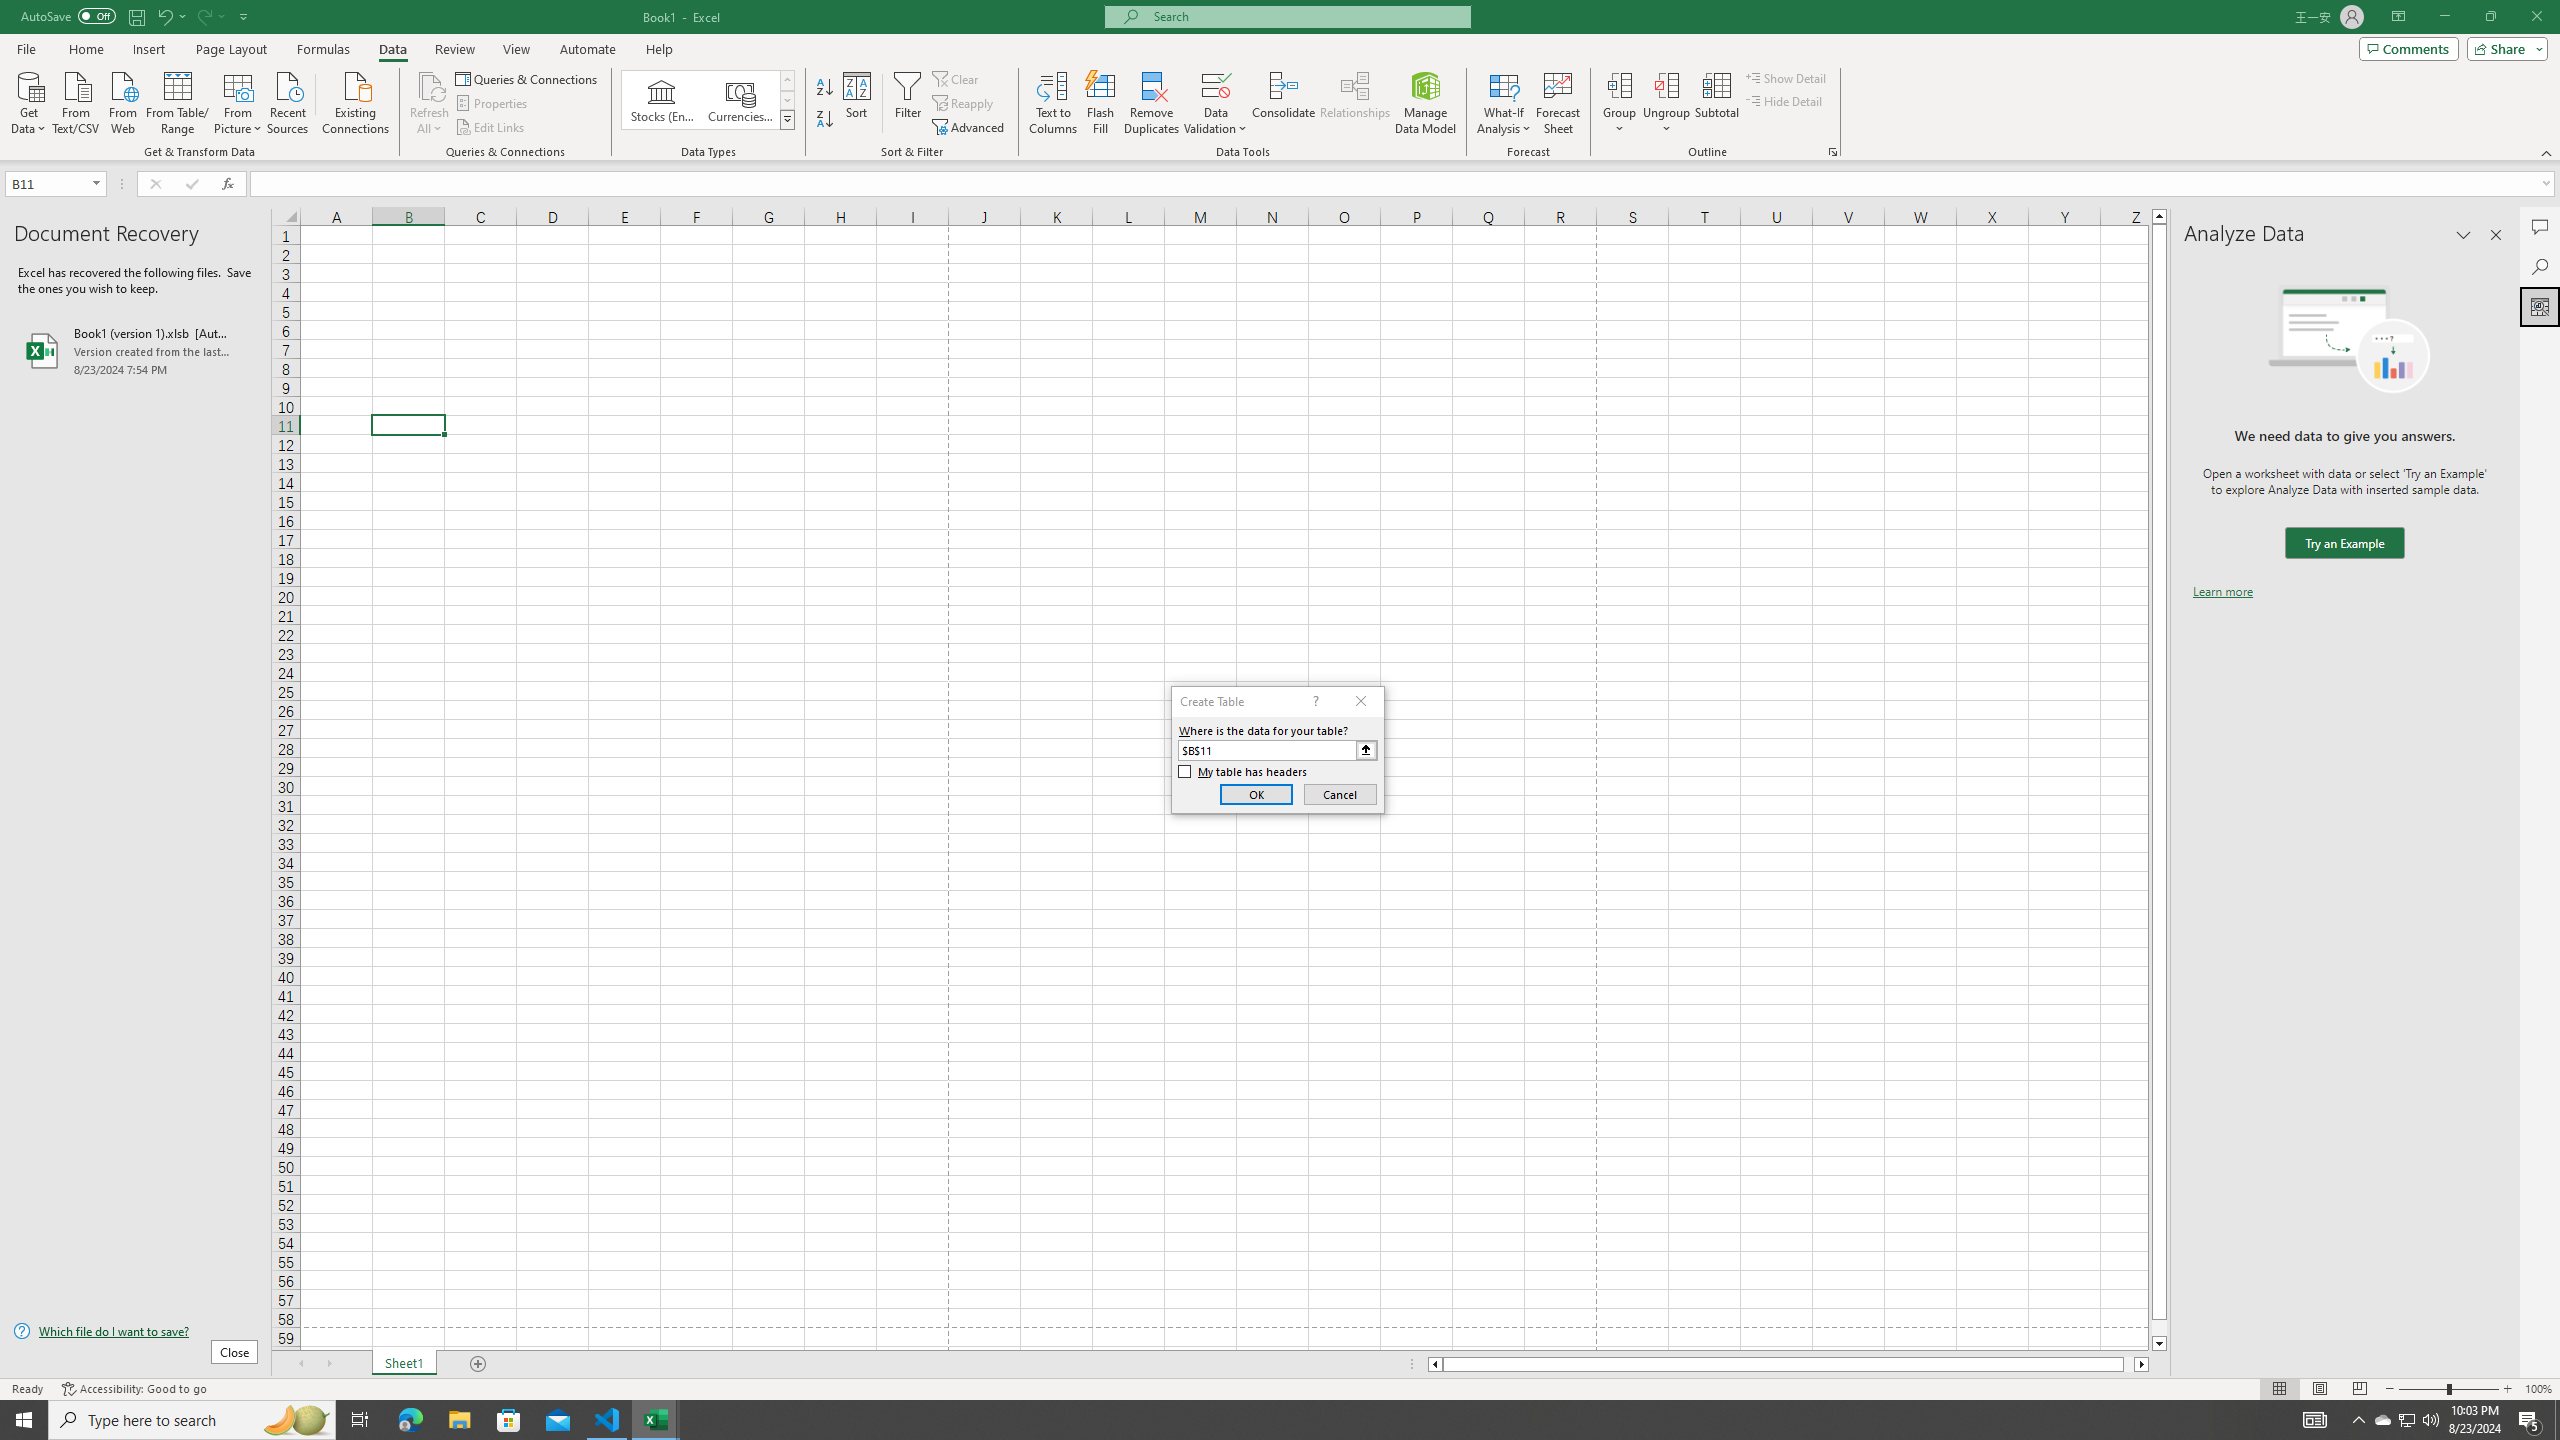 This screenshot has height=1440, width=2560. I want to click on 'Consolidate...', so click(1283, 103).